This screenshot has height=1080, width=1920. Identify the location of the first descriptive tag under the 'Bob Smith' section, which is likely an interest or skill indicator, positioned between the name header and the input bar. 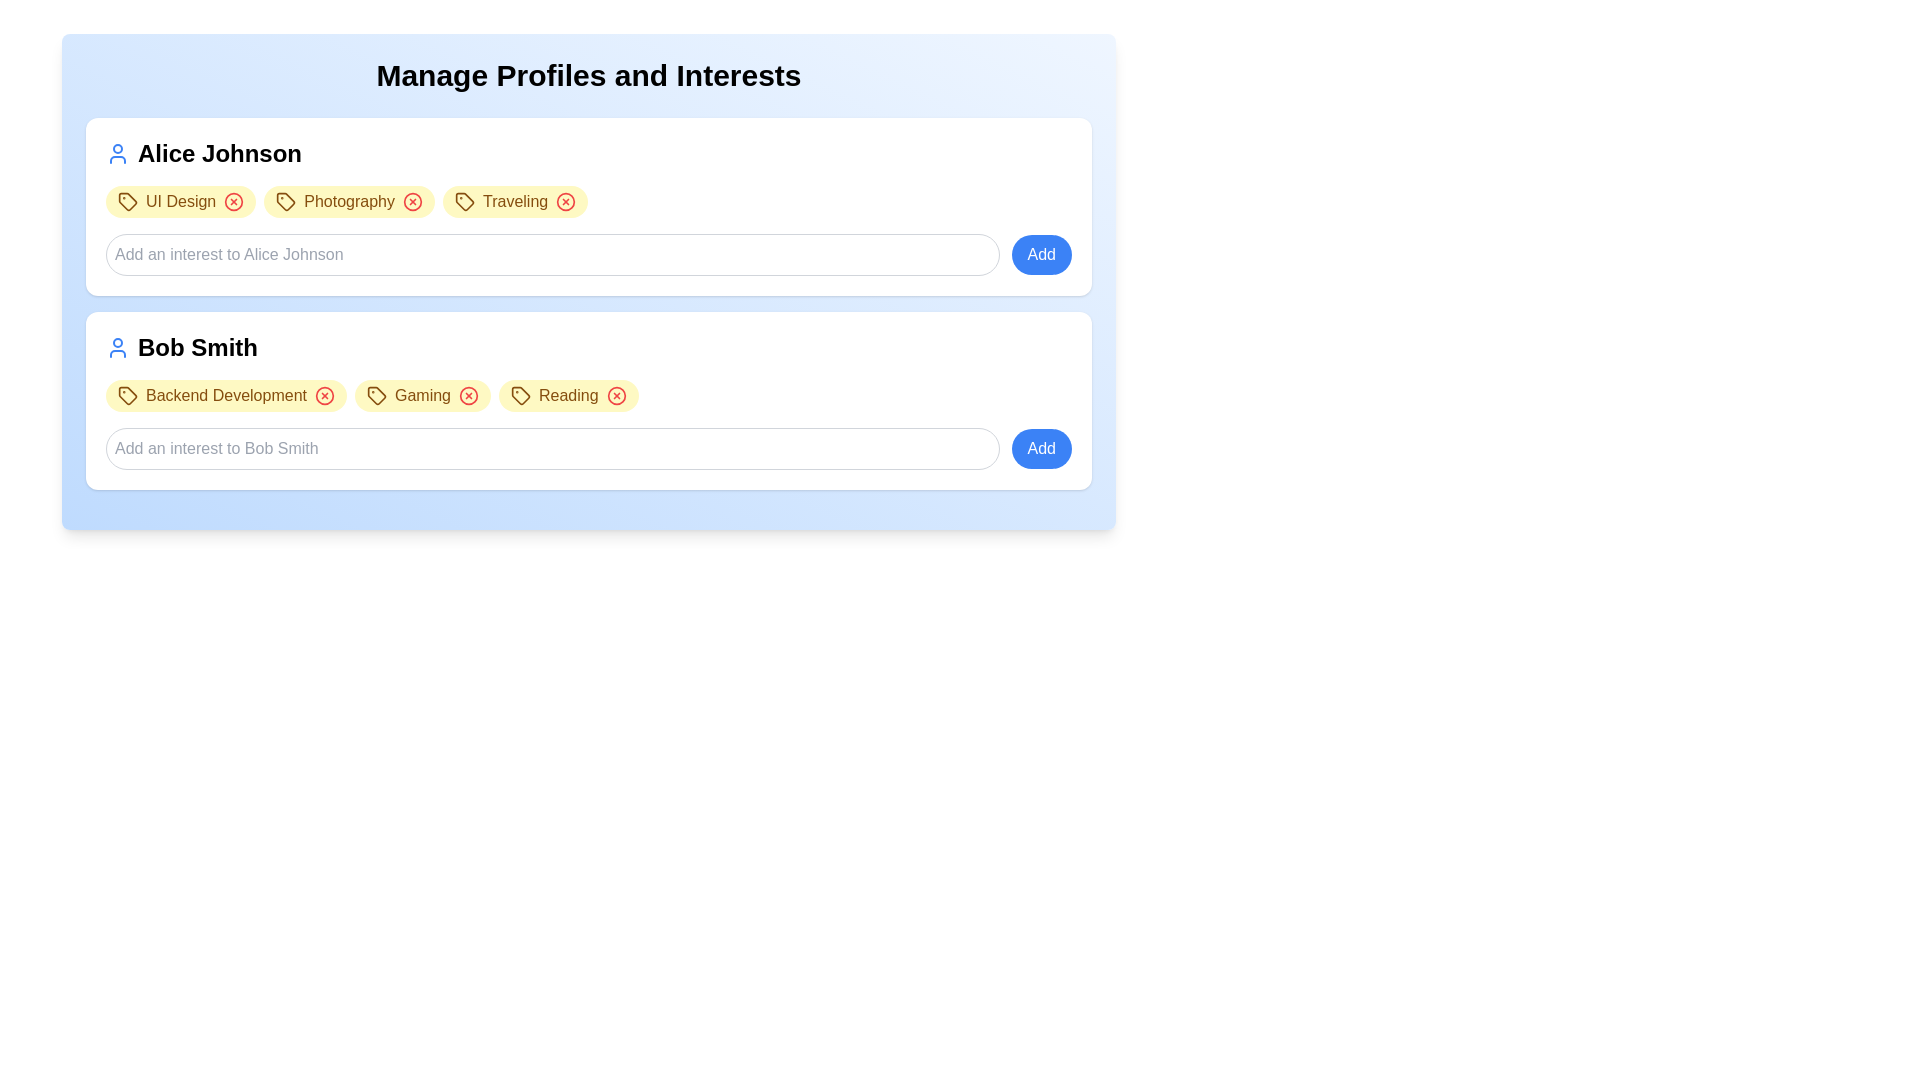
(226, 396).